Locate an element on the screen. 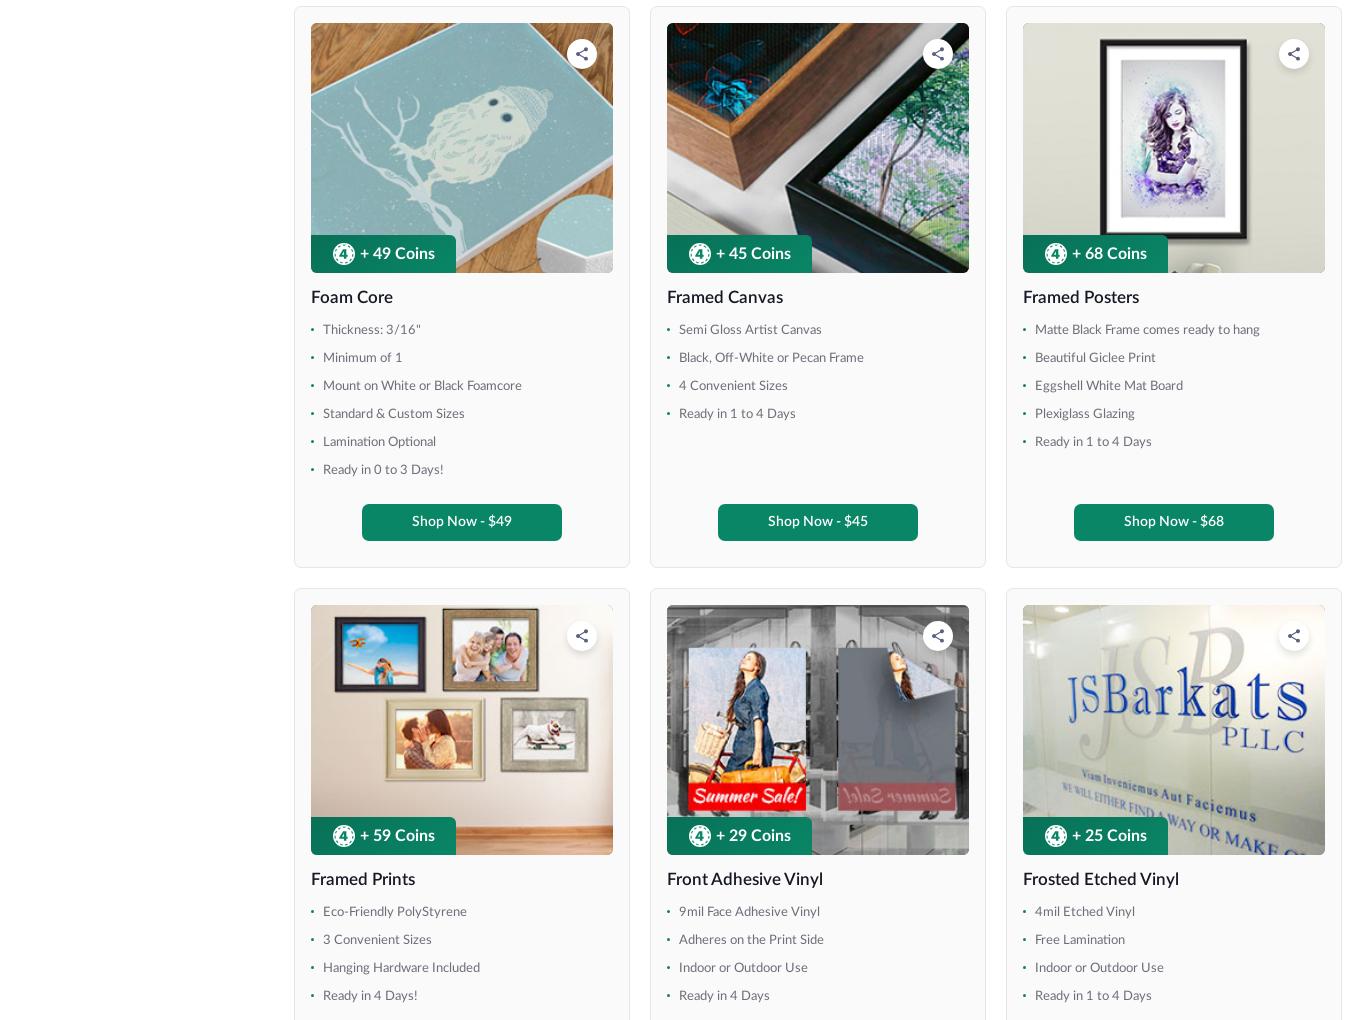  '84" x 150.5" (8ft Table)' is located at coordinates (123, 256).